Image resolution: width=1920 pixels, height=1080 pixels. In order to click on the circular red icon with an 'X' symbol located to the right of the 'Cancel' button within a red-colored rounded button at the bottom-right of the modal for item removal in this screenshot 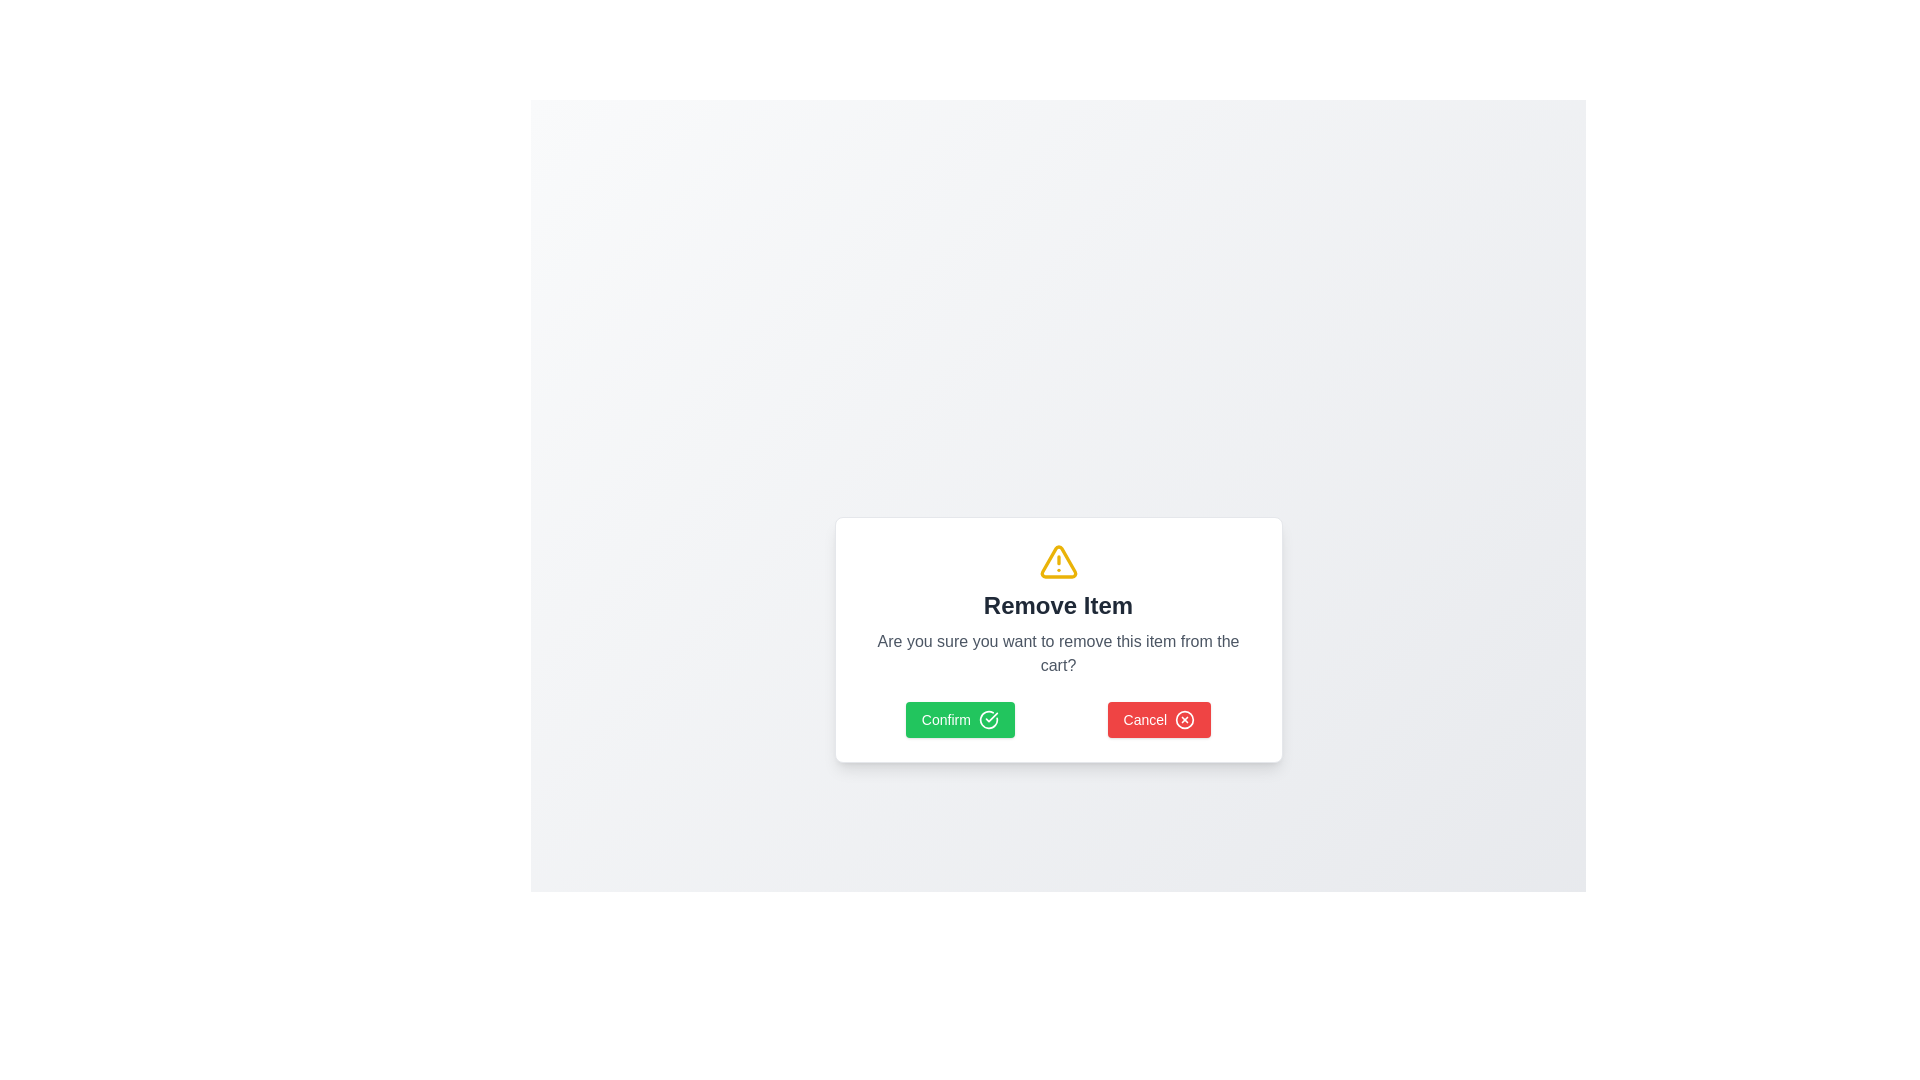, I will do `click(1185, 720)`.